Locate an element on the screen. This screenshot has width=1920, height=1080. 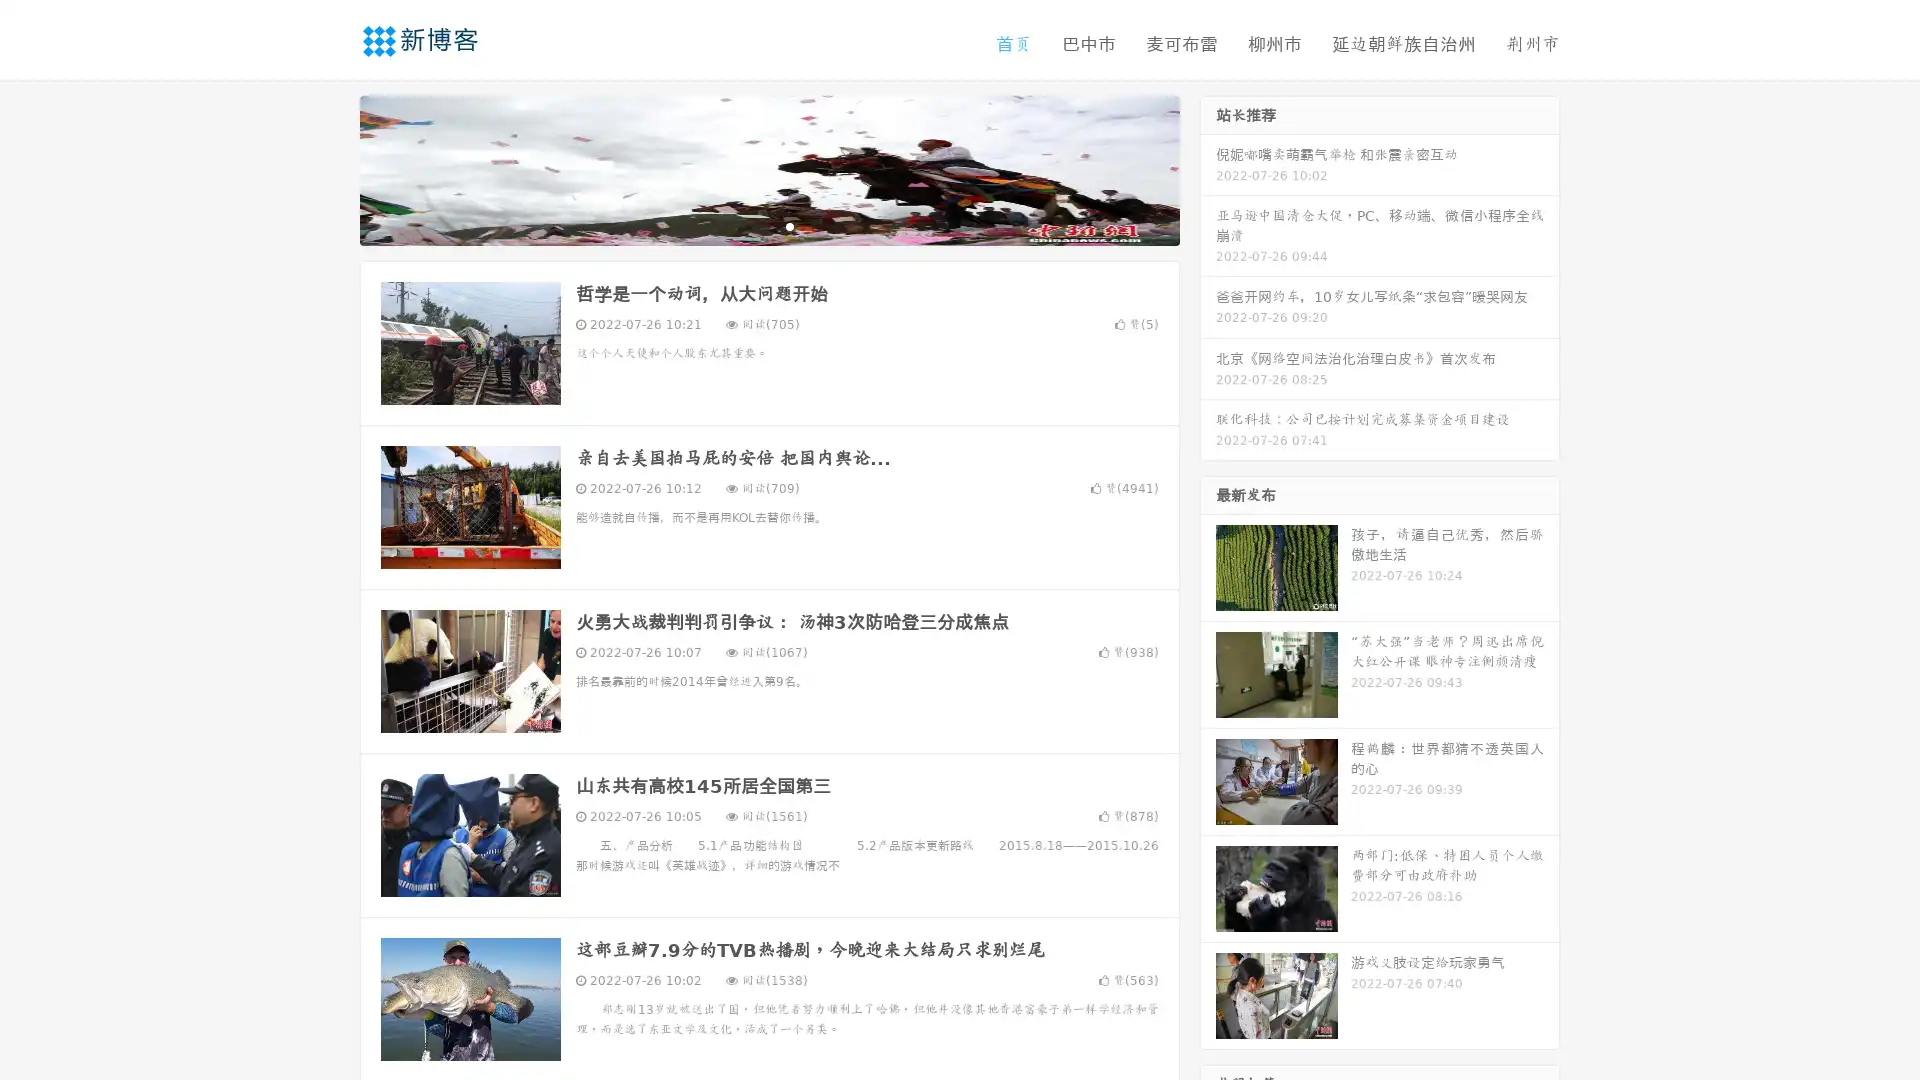
Next slide is located at coordinates (1208, 168).